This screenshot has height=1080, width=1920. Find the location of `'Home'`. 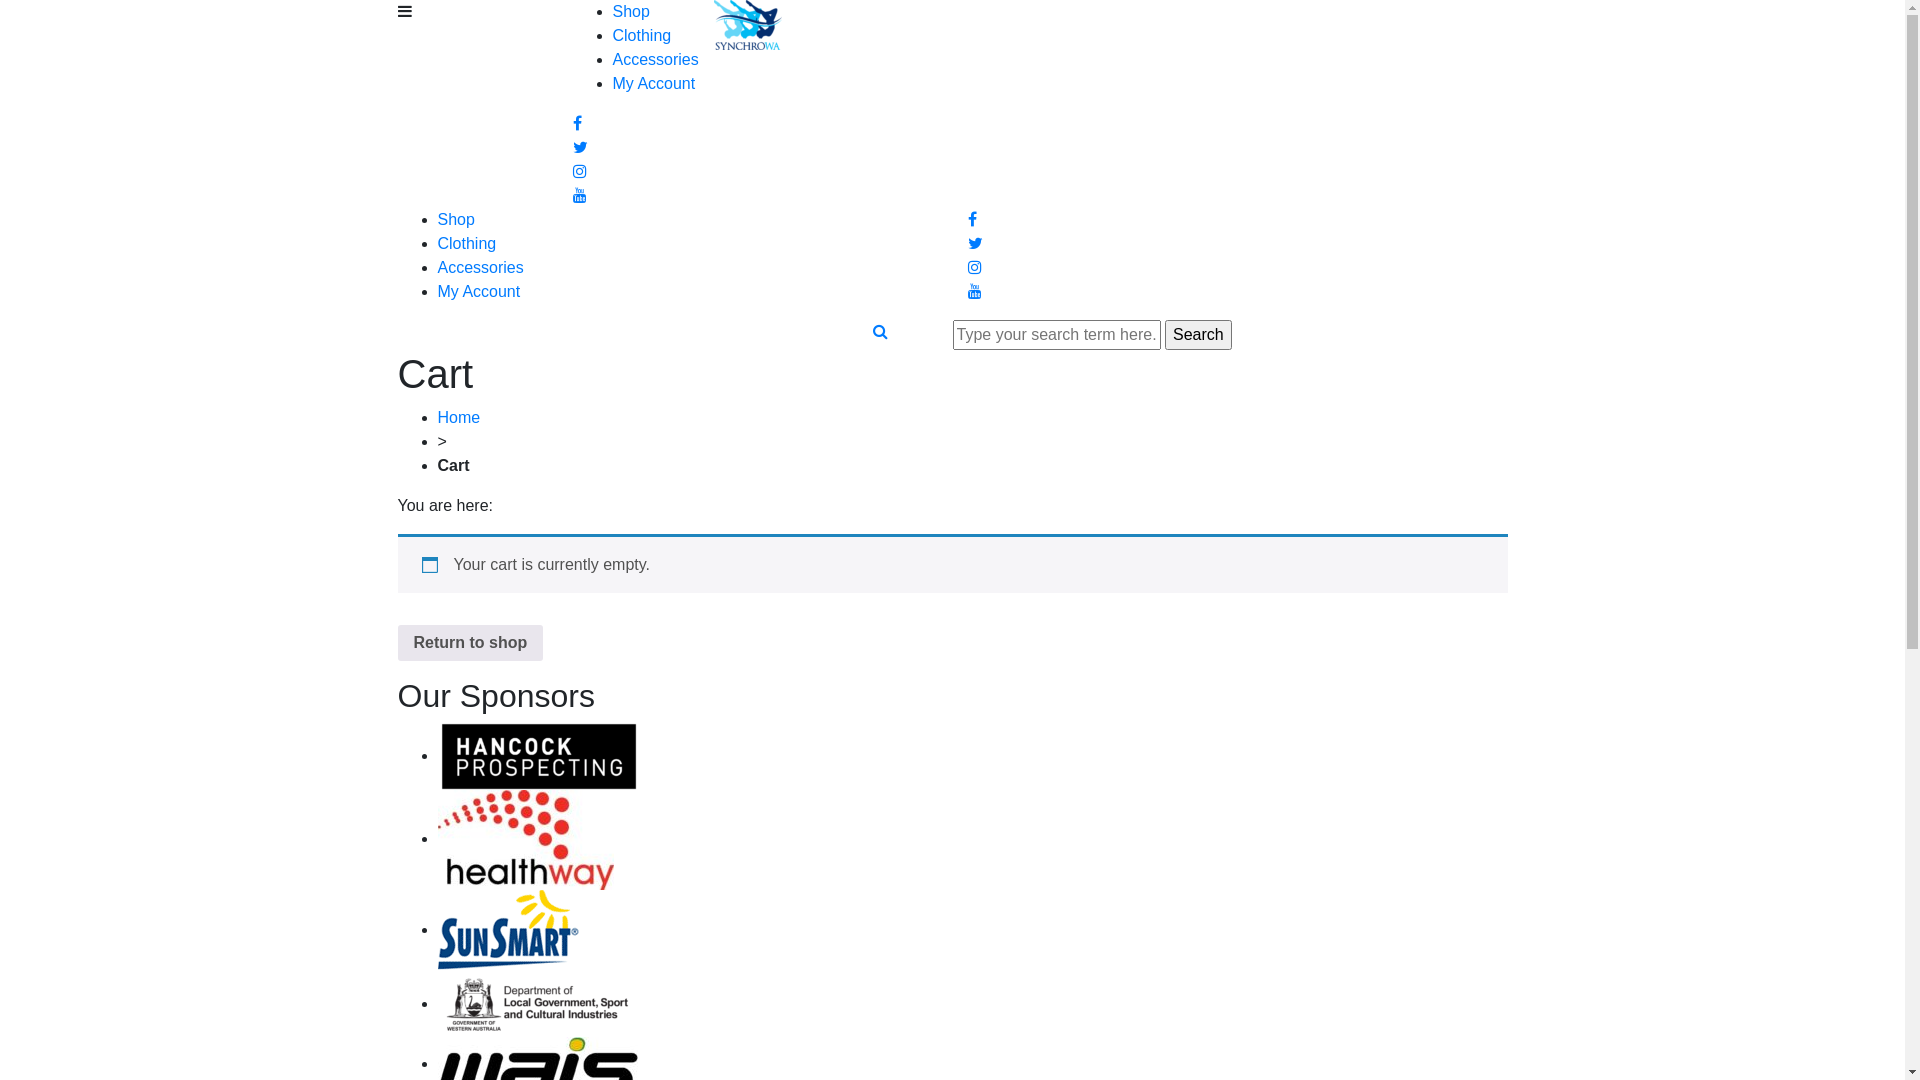

'Home' is located at coordinates (458, 416).